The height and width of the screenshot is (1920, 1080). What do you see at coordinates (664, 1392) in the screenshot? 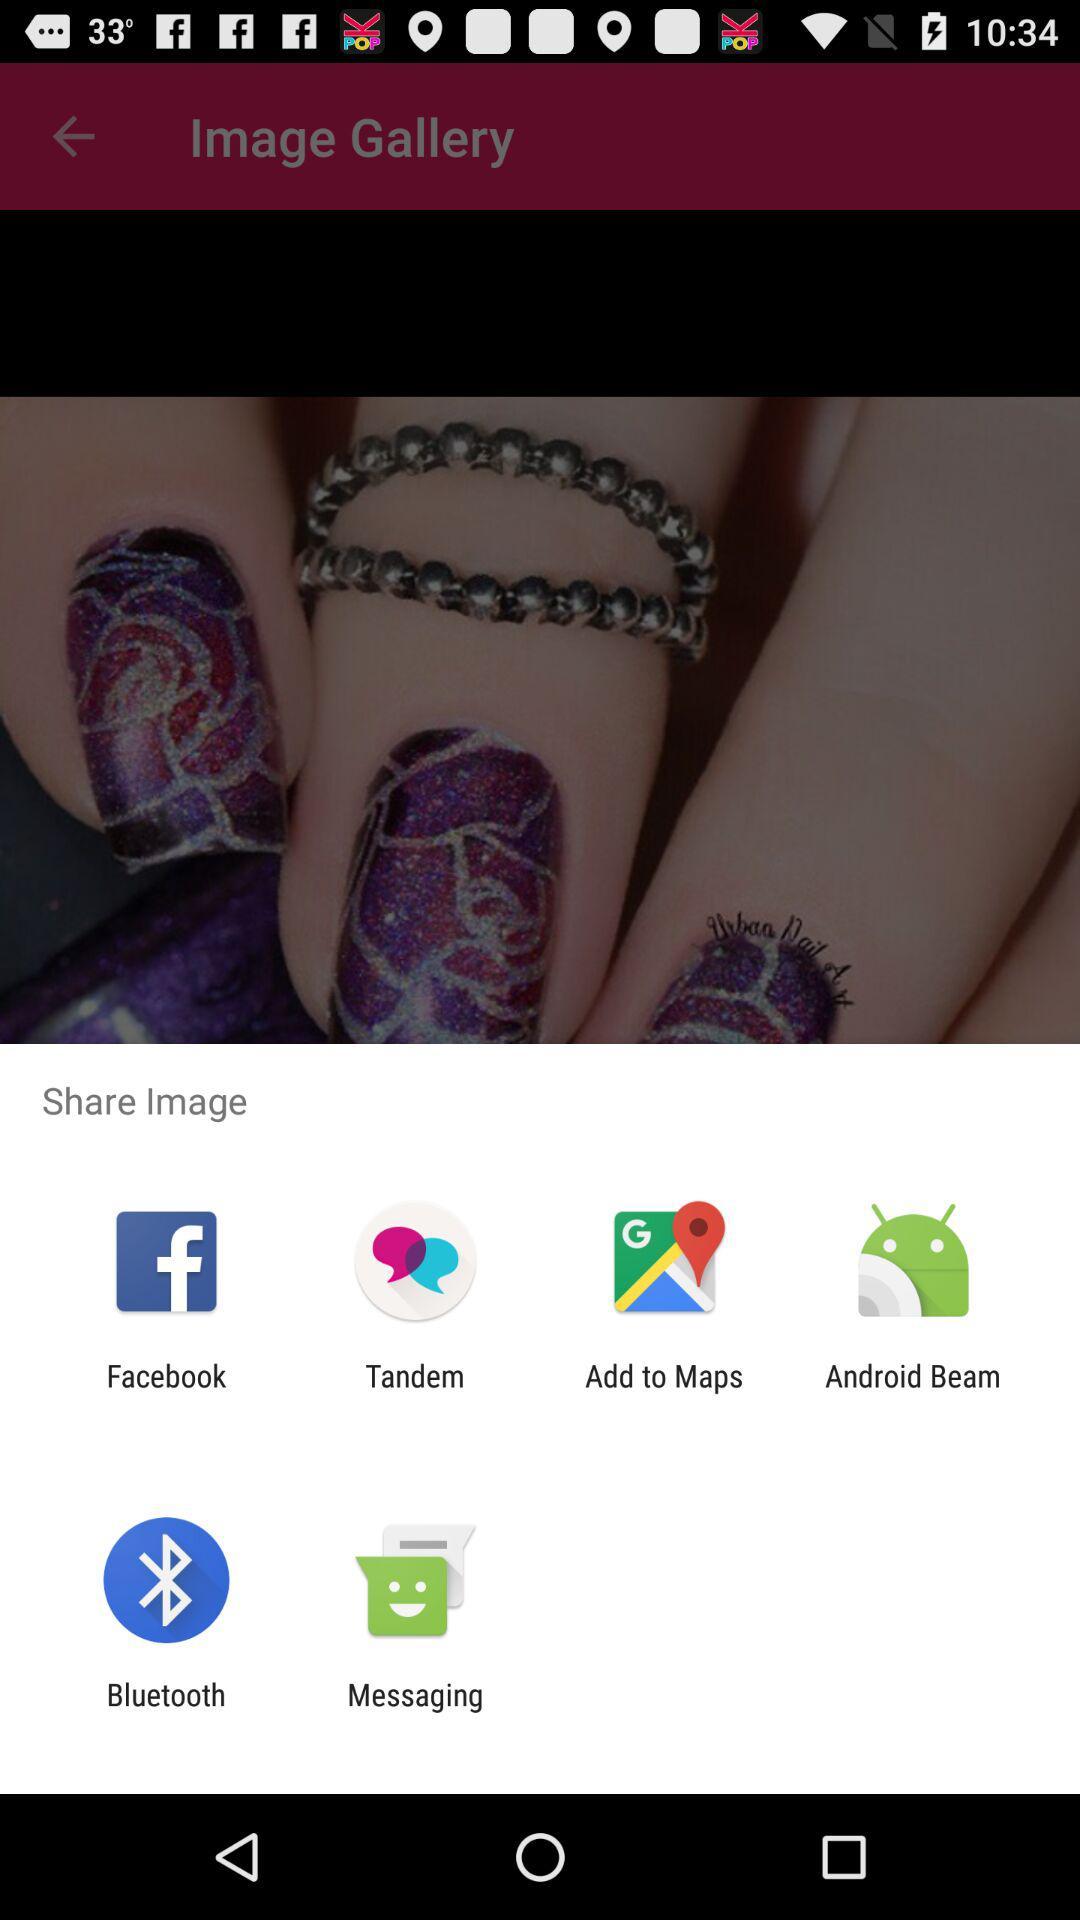
I see `the app to the right of tandem app` at bounding box center [664, 1392].